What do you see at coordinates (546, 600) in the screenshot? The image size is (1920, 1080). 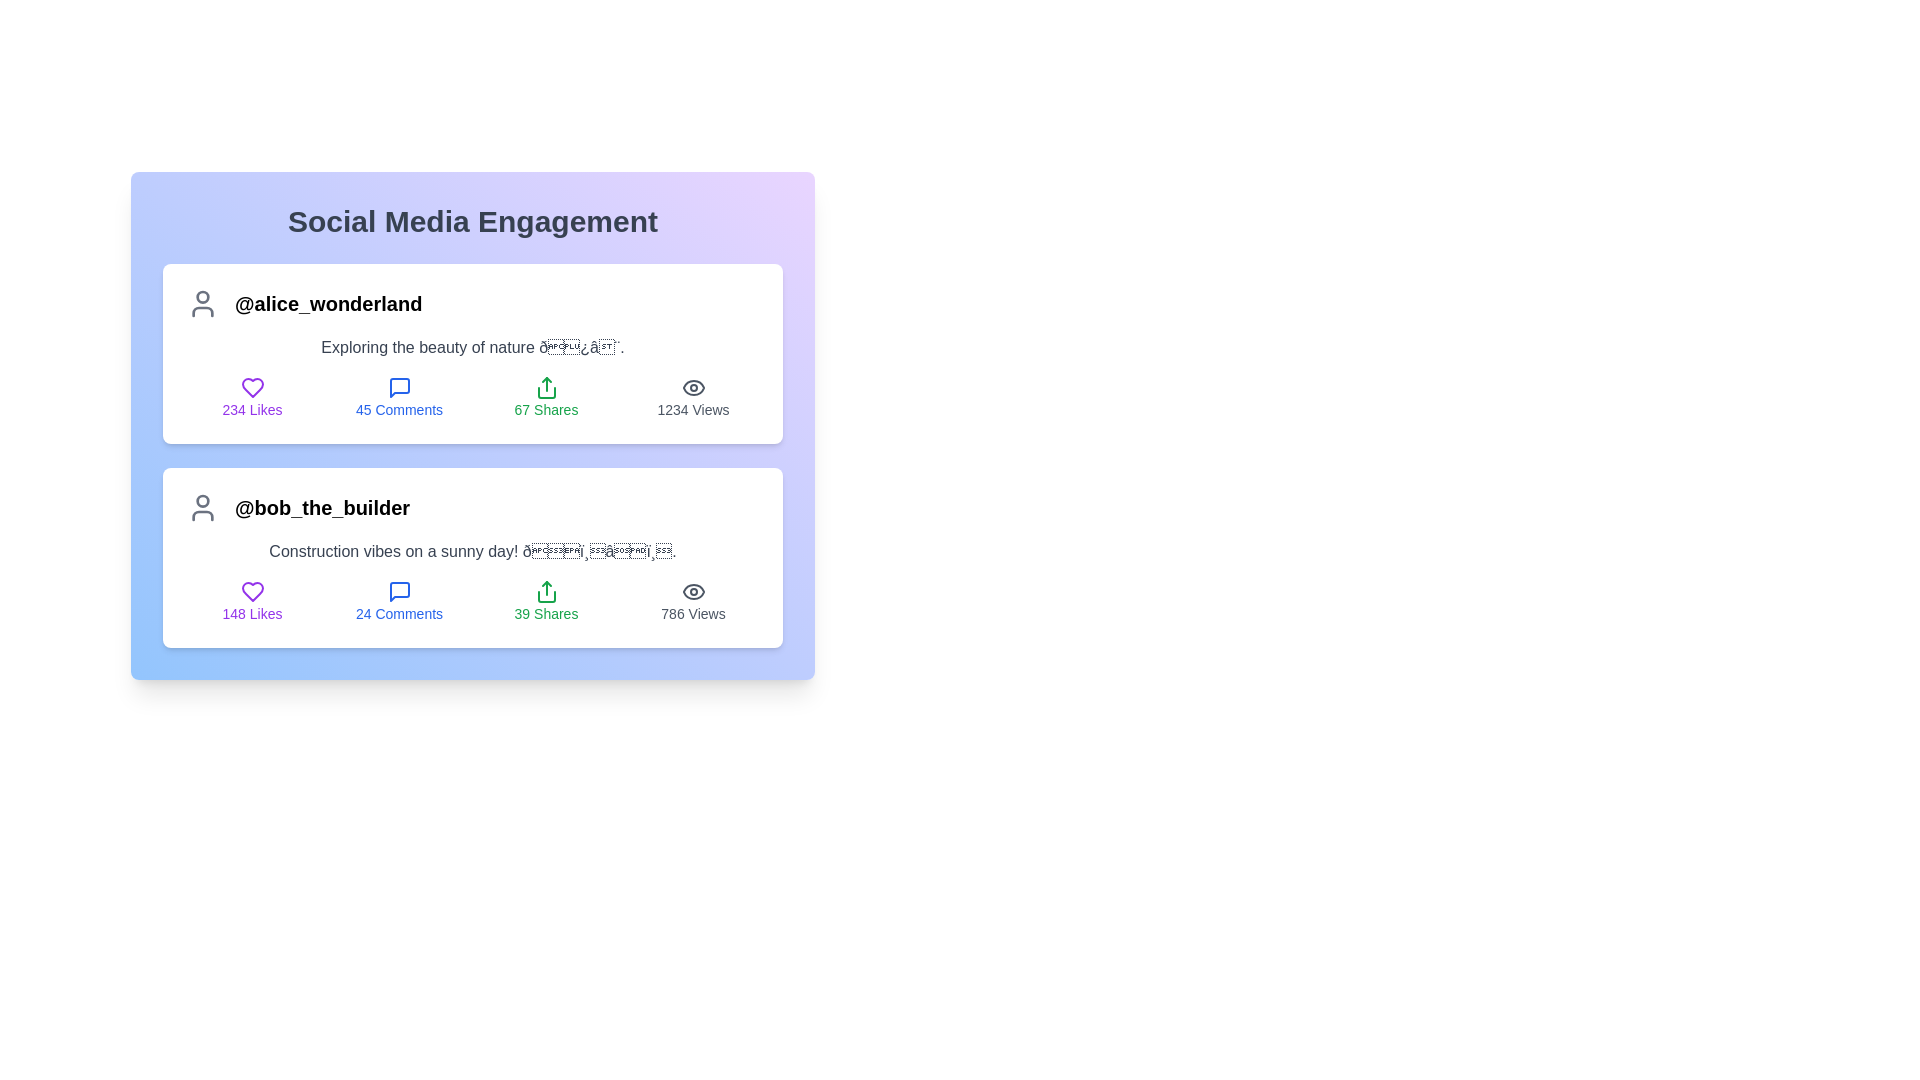 I see `the '39 Shares' button with a green upward arrow icon` at bounding box center [546, 600].